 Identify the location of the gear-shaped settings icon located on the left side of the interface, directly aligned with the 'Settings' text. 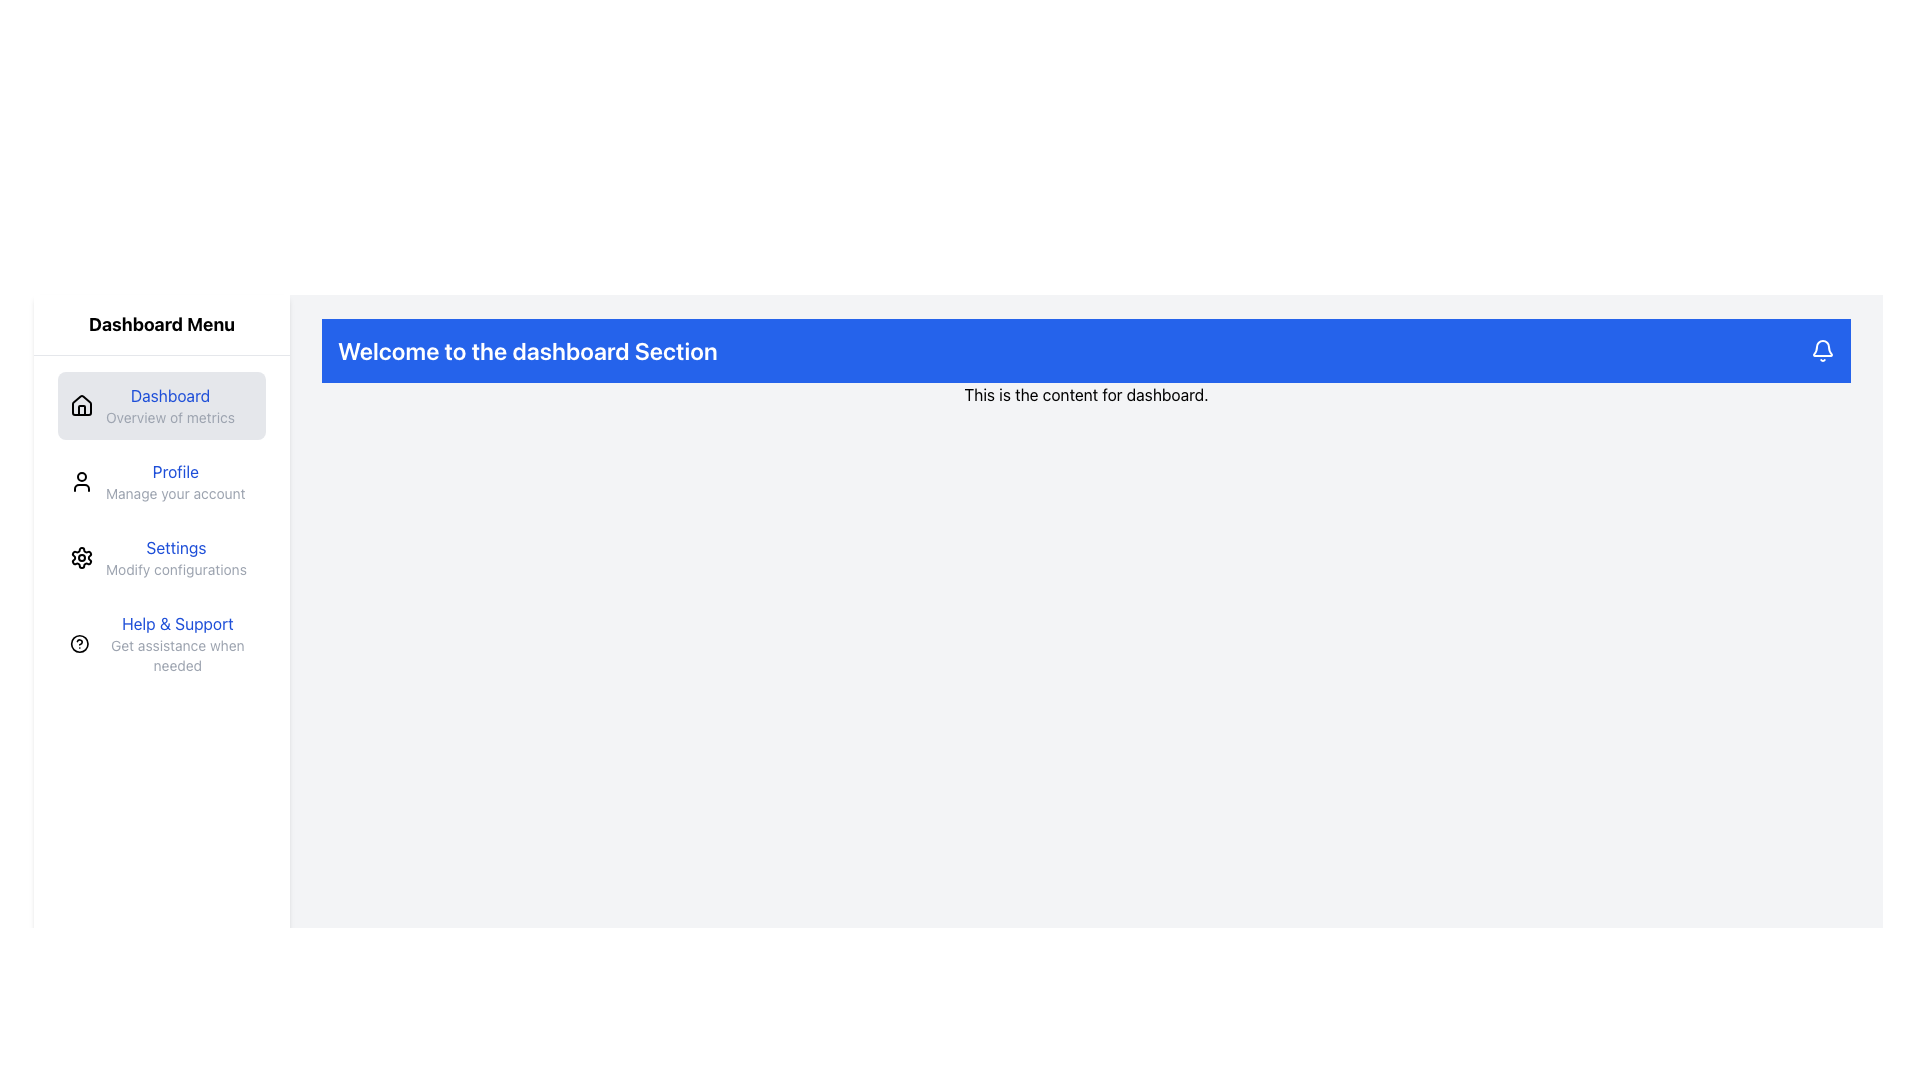
(80, 558).